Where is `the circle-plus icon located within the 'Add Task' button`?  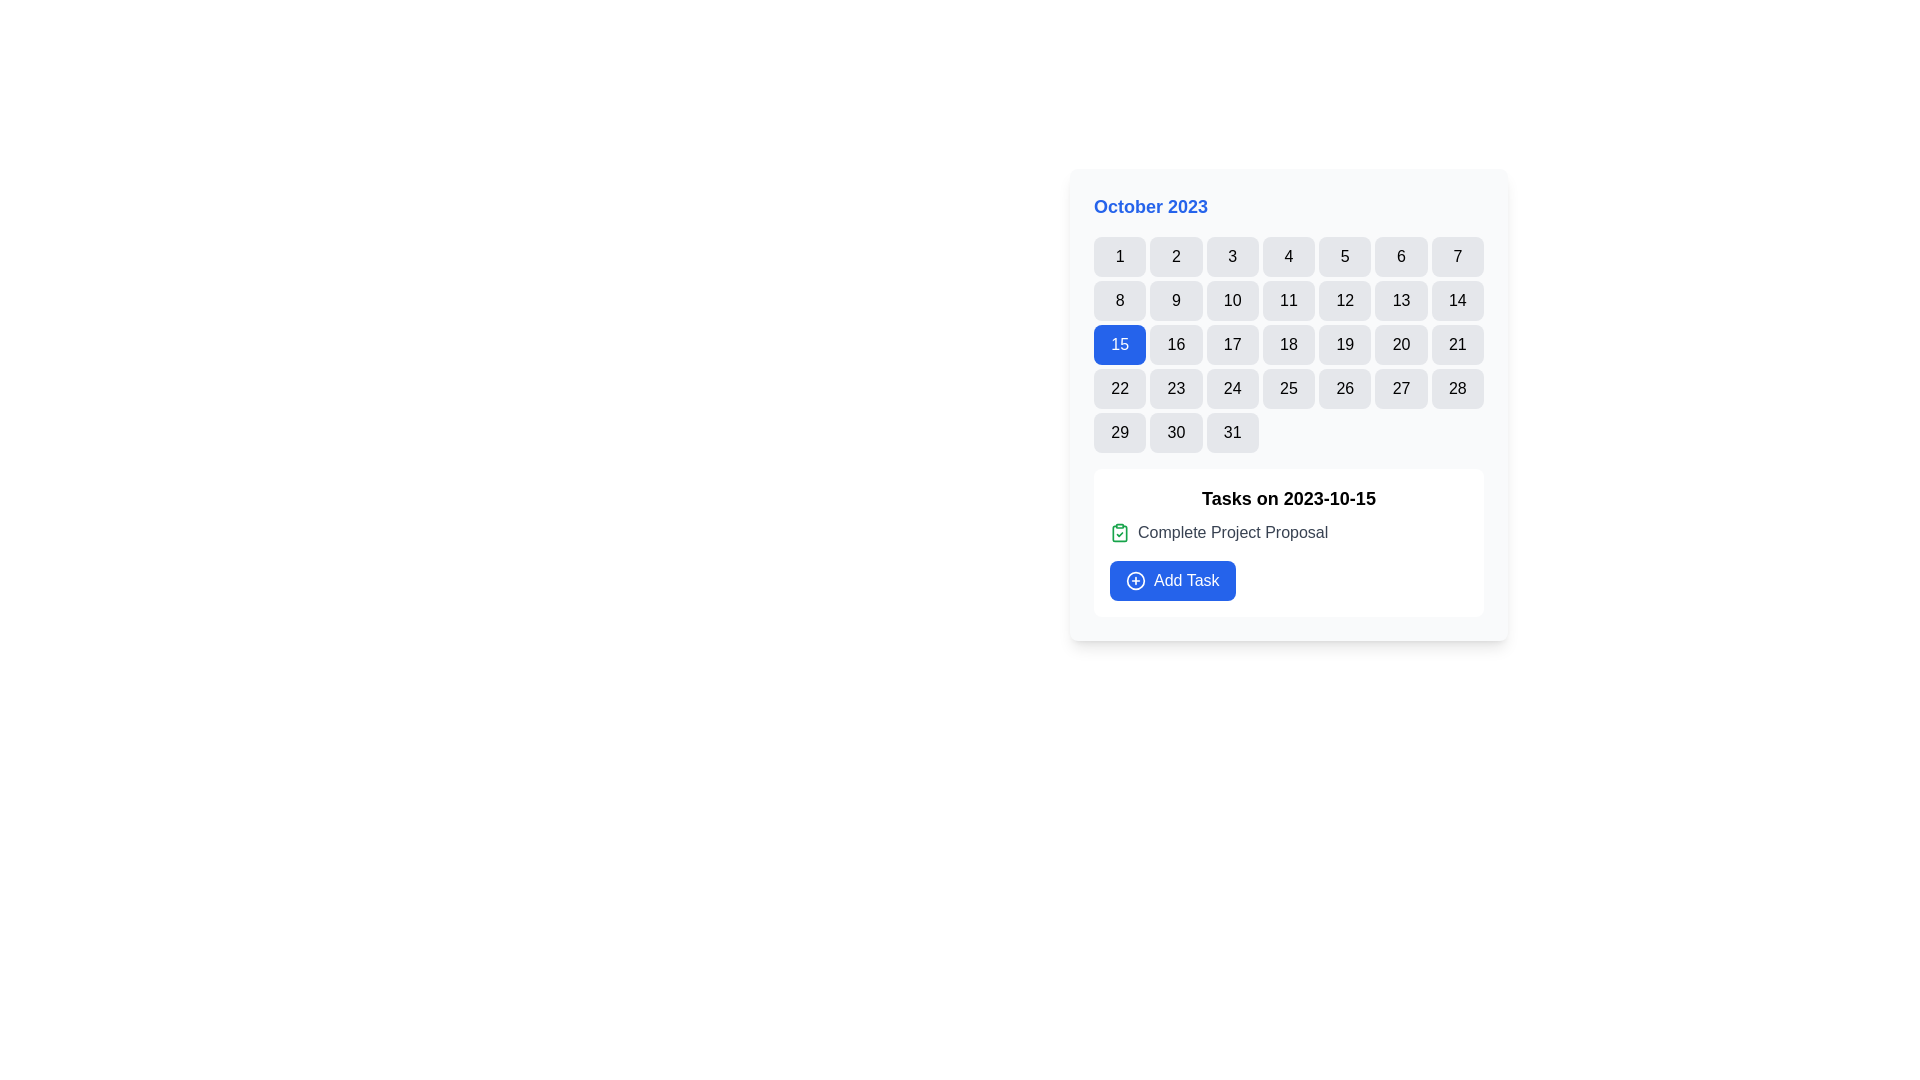
the circle-plus icon located within the 'Add Task' button is located at coordinates (1136, 581).